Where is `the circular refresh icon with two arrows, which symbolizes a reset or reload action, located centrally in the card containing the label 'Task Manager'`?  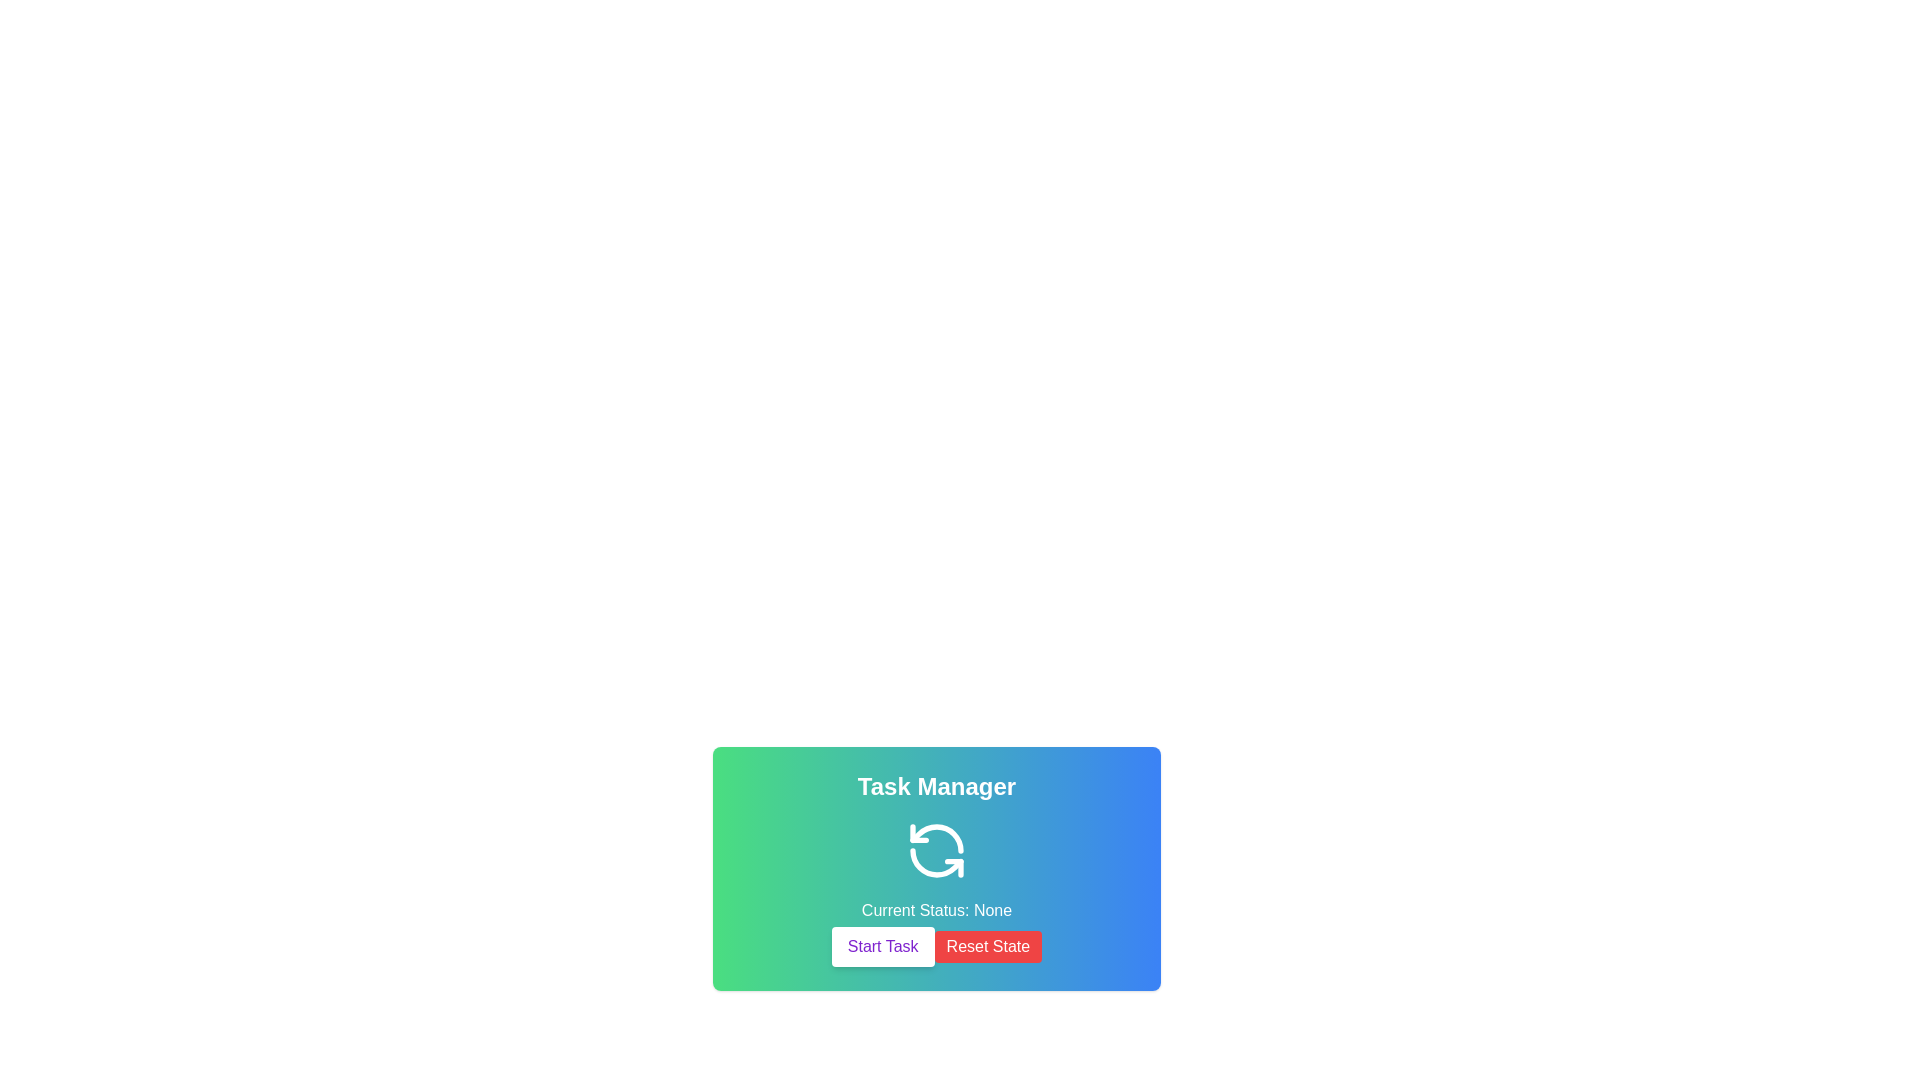 the circular refresh icon with two arrows, which symbolizes a reset or reload action, located centrally in the card containing the label 'Task Manager' is located at coordinates (935, 851).